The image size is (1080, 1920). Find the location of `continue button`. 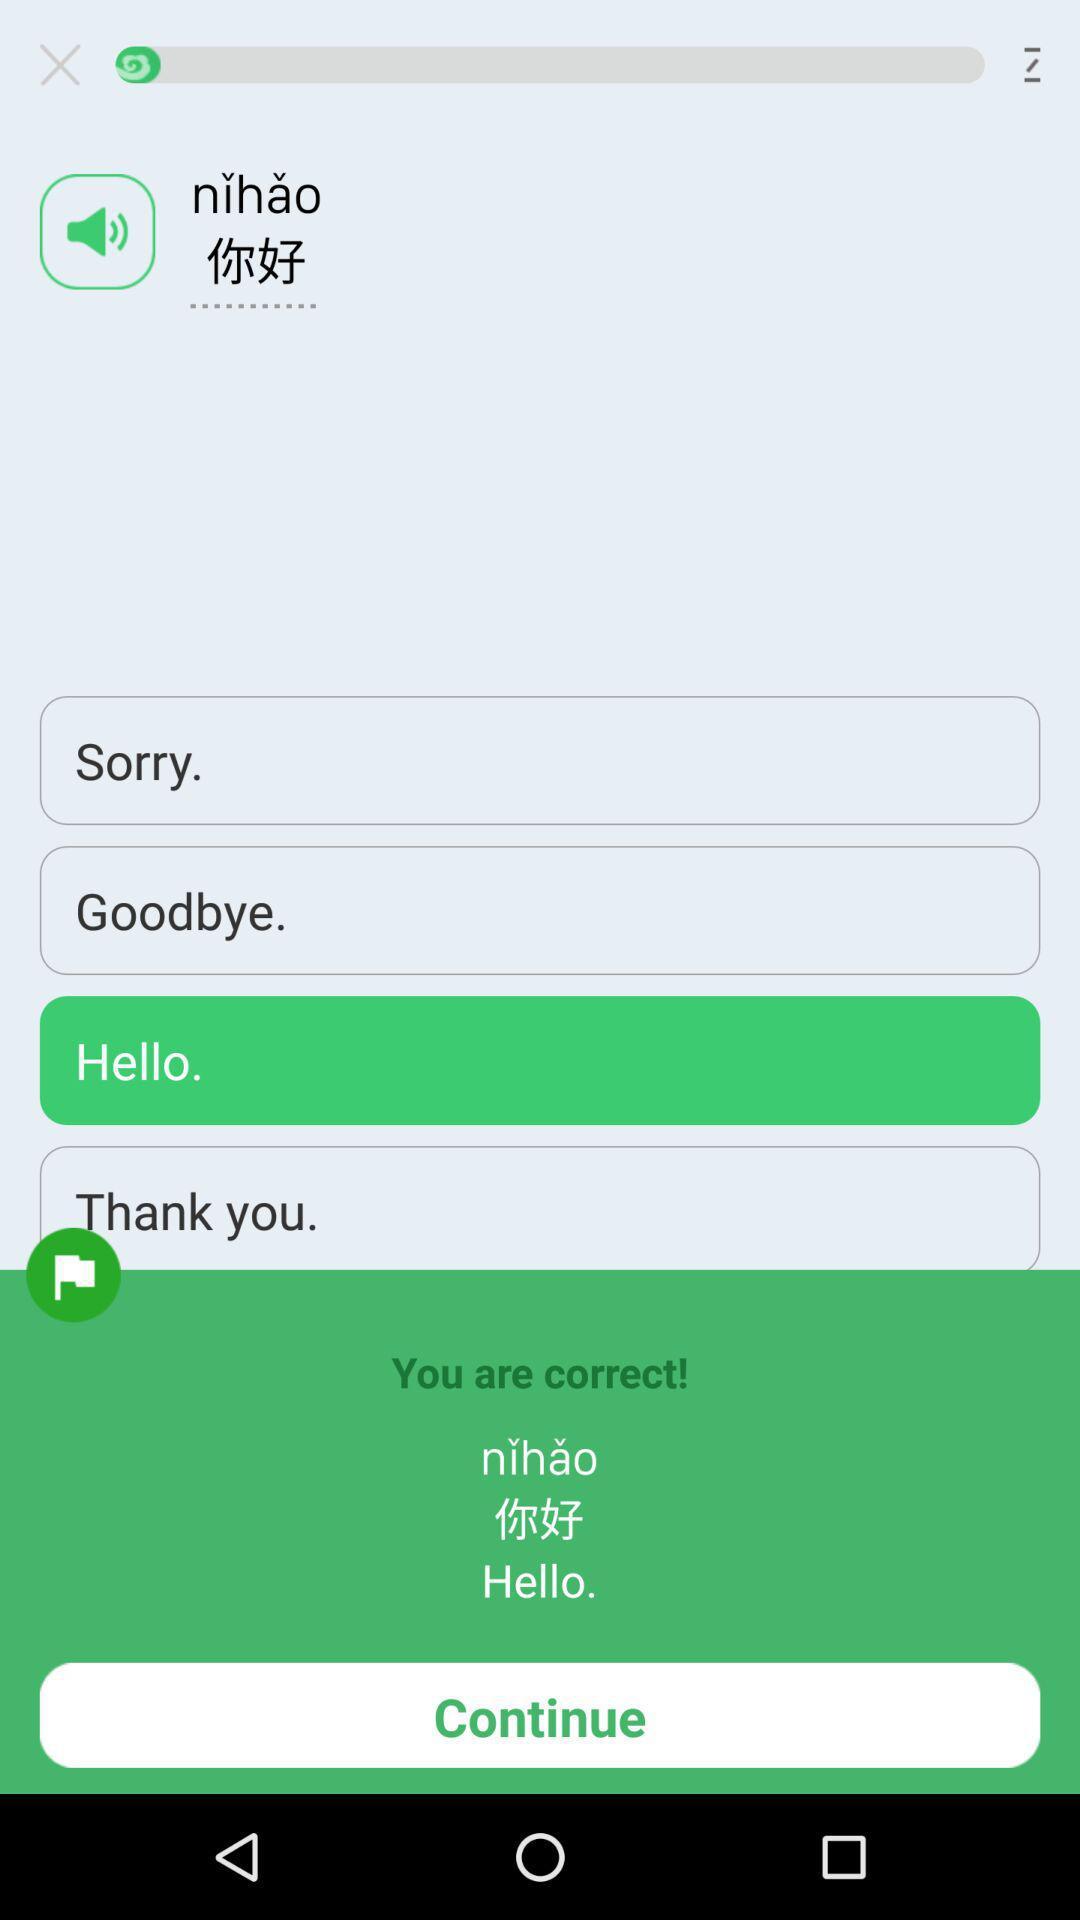

continue button is located at coordinates (540, 1714).